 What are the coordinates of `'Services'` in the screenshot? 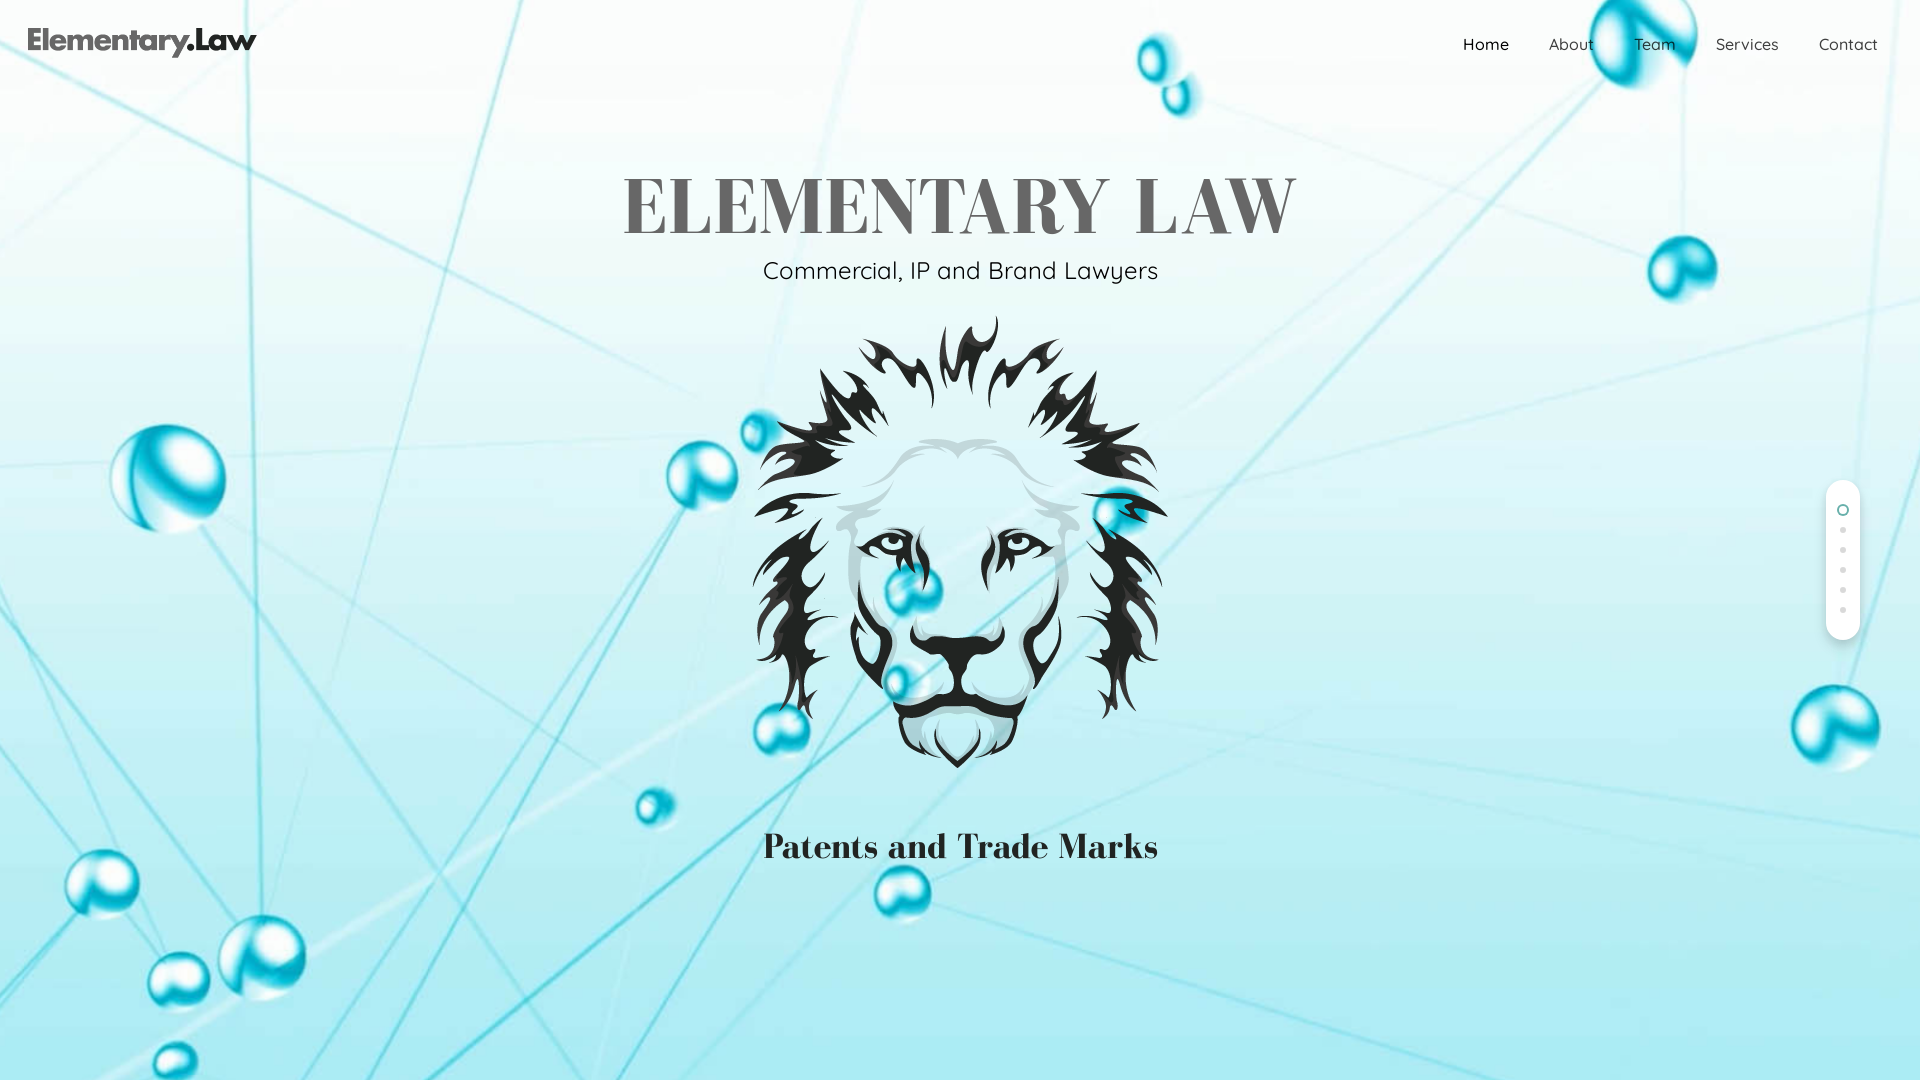 It's located at (1746, 43).